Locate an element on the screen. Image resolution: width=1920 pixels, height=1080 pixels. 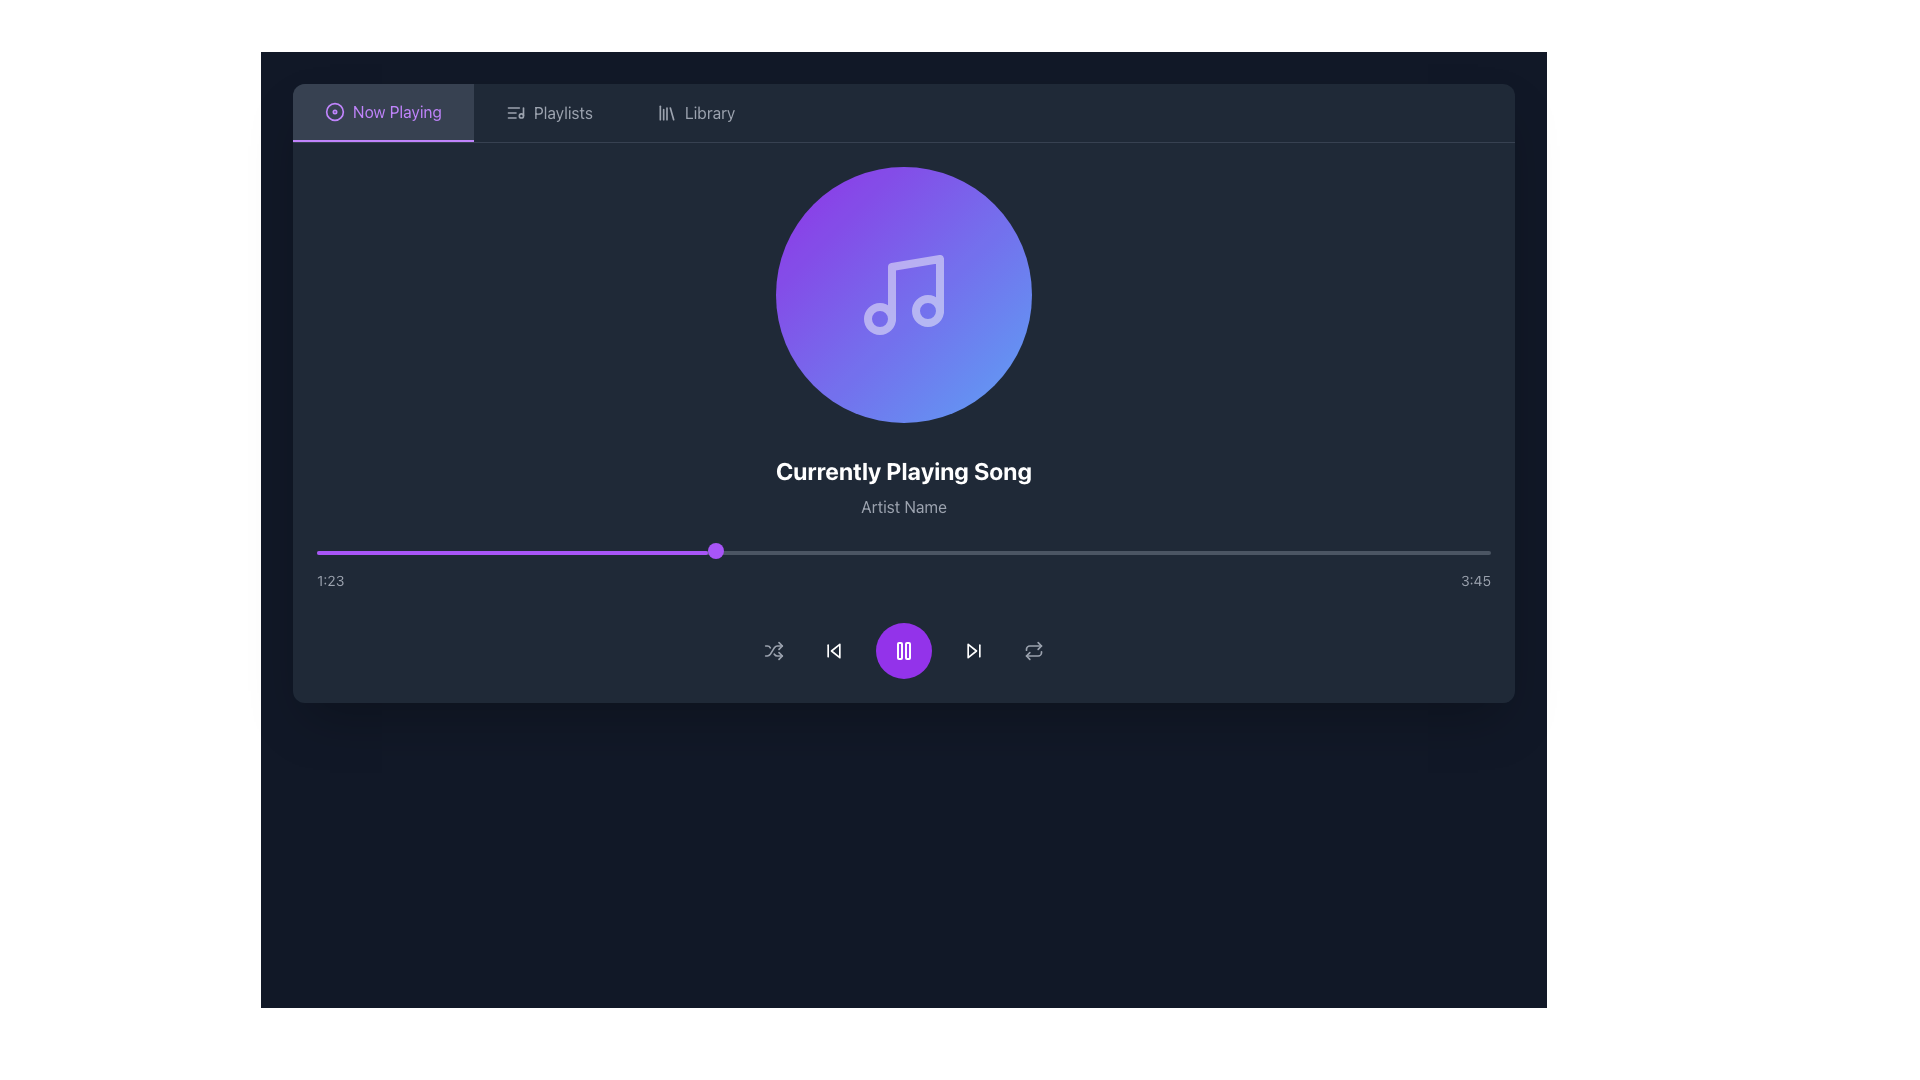
the text label displaying '3:45' in light gray font, located at the bottom-right corner of the window is located at coordinates (1476, 581).